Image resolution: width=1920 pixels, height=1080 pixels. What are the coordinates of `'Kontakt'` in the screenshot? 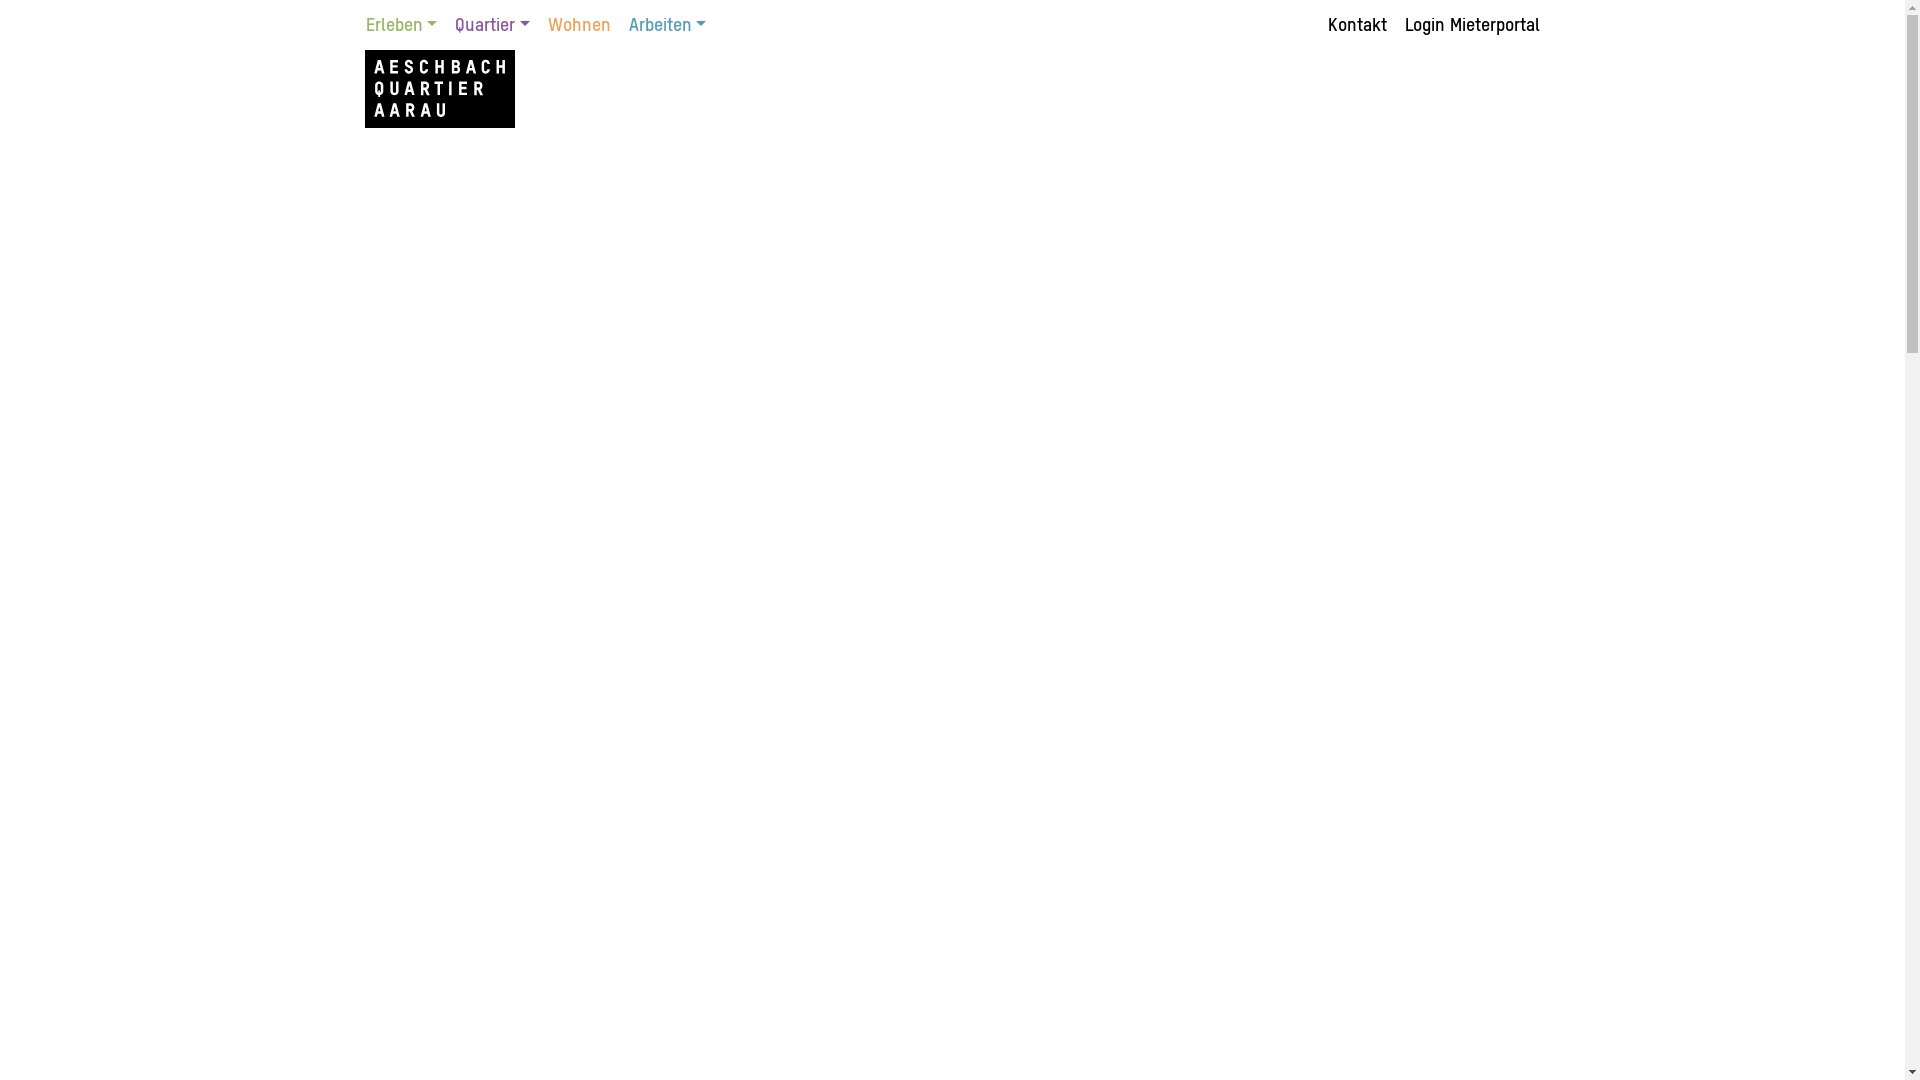 It's located at (1360, 26).